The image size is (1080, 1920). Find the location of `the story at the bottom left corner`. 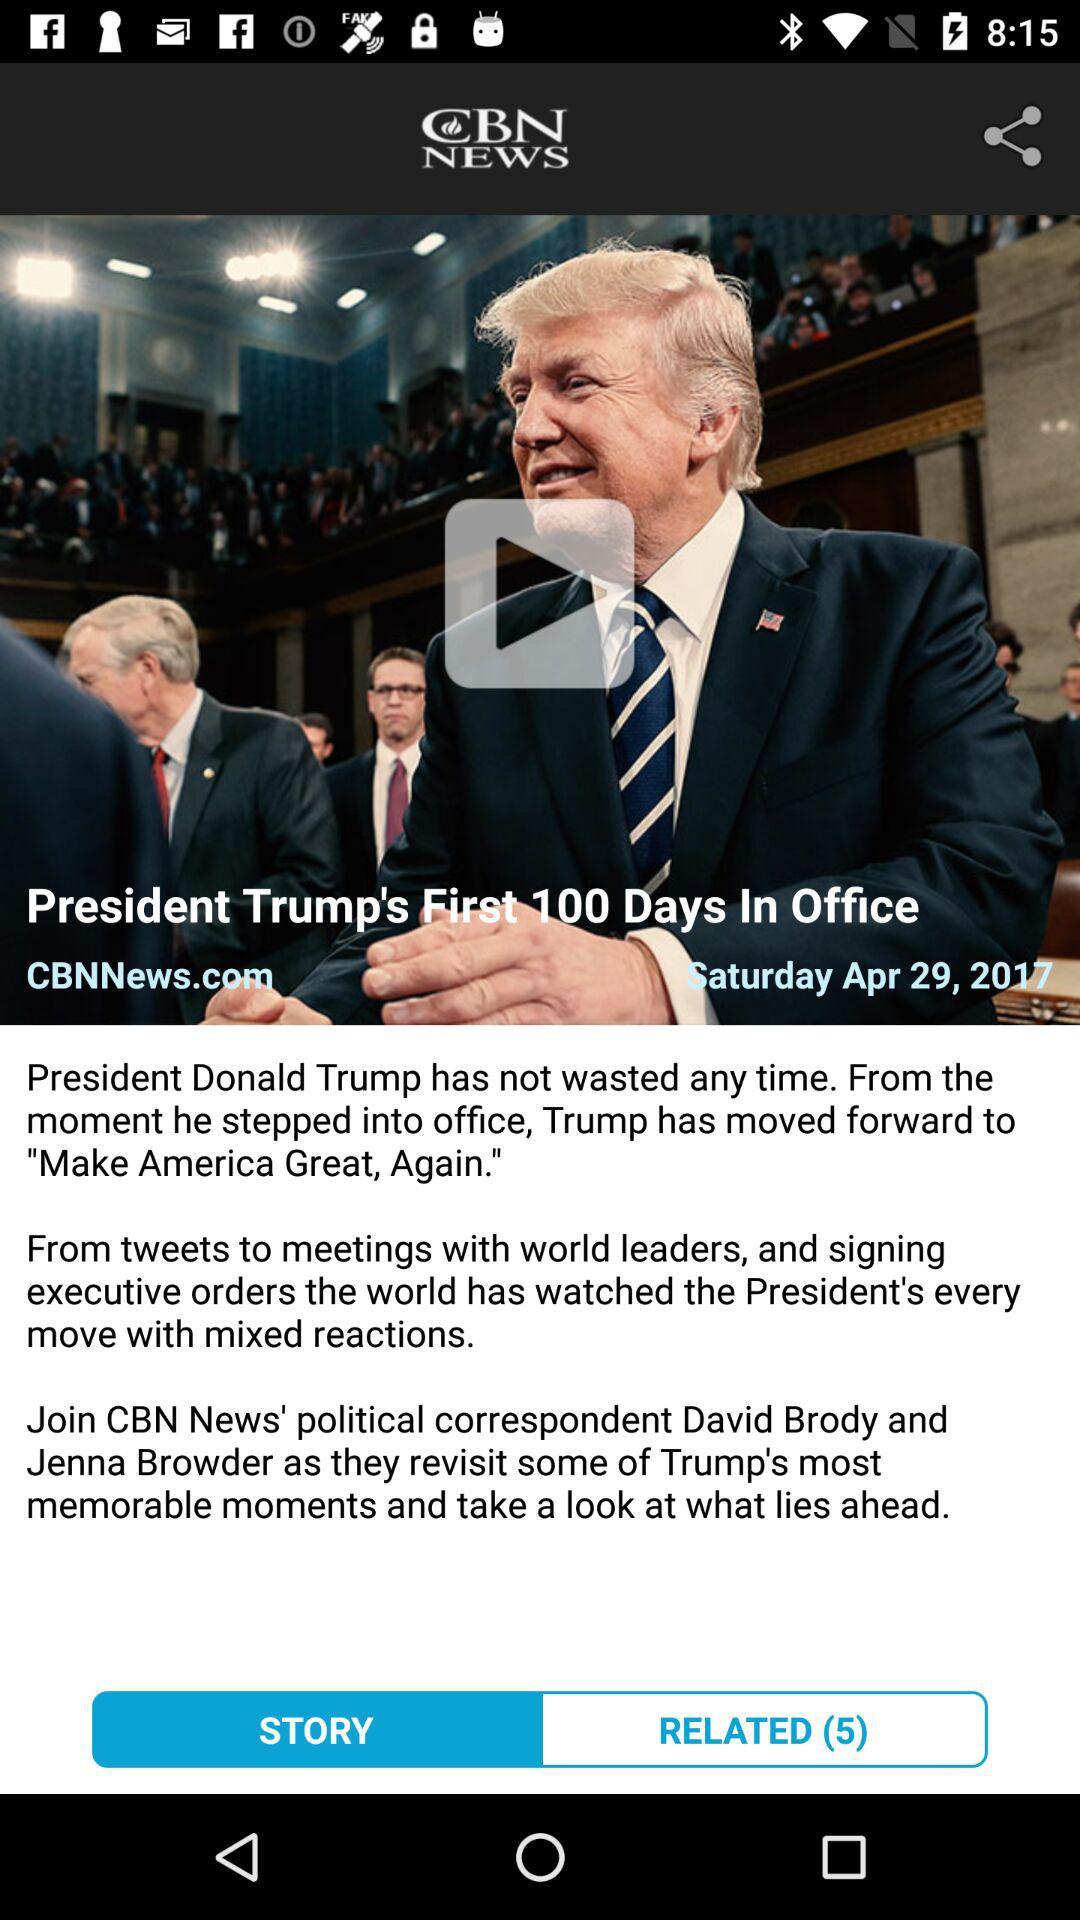

the story at the bottom left corner is located at coordinates (315, 1728).